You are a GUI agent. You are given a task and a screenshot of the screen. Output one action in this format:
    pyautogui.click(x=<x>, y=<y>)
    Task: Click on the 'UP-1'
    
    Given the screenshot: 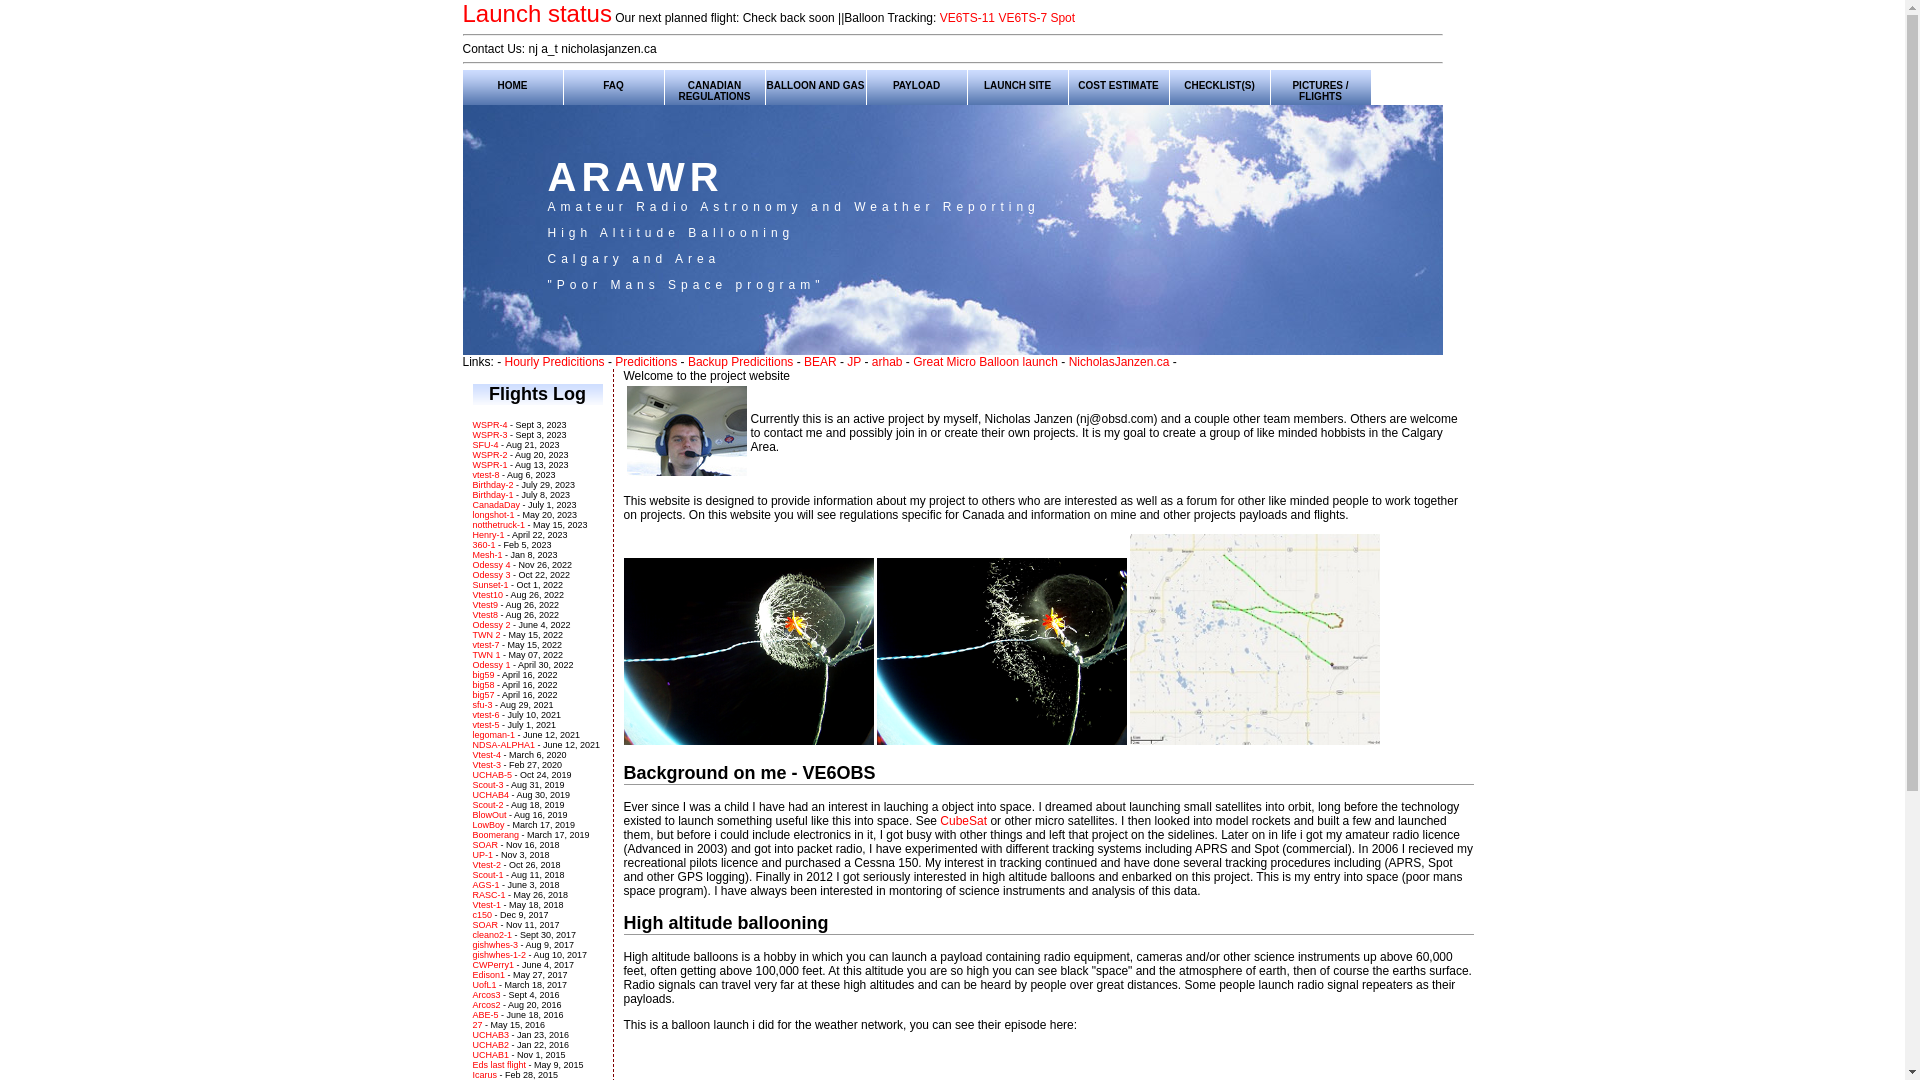 What is the action you would take?
    pyautogui.click(x=482, y=855)
    